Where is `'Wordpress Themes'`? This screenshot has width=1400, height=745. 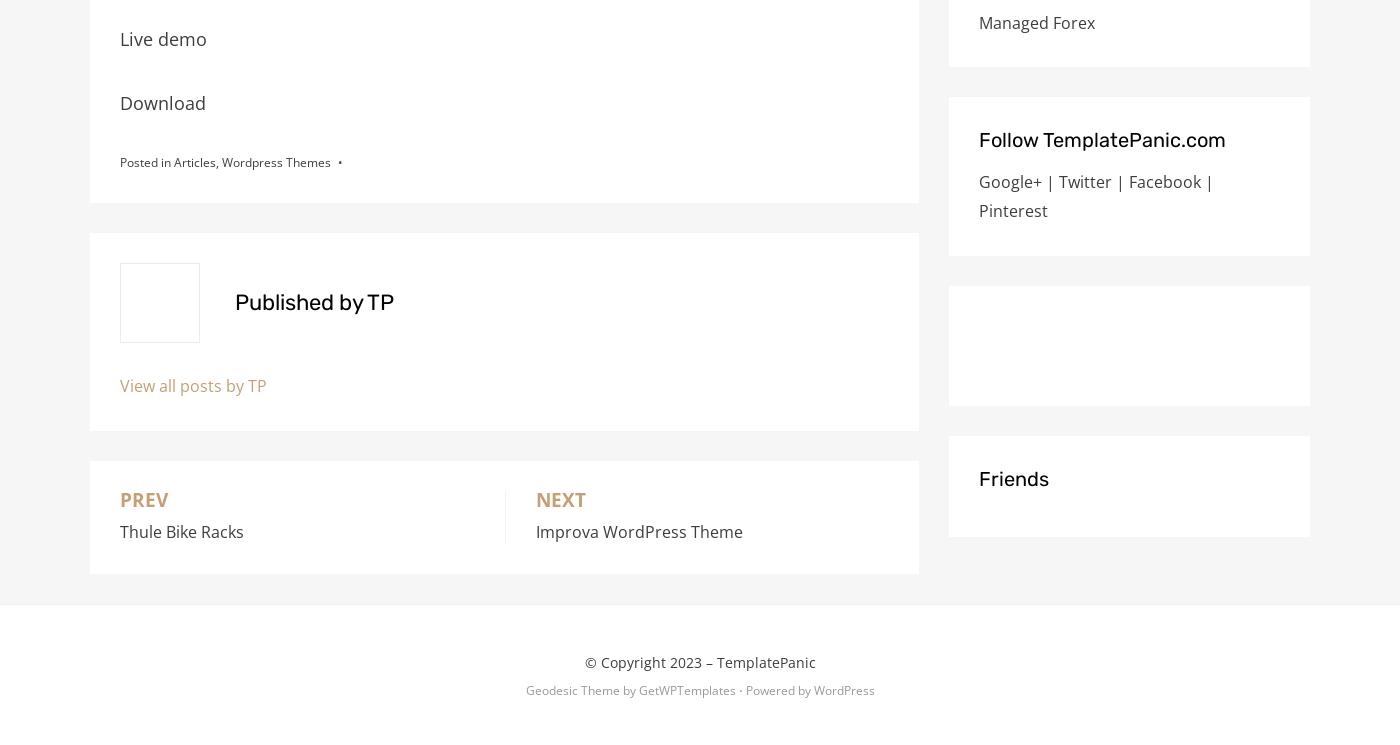 'Wordpress Themes' is located at coordinates (276, 161).